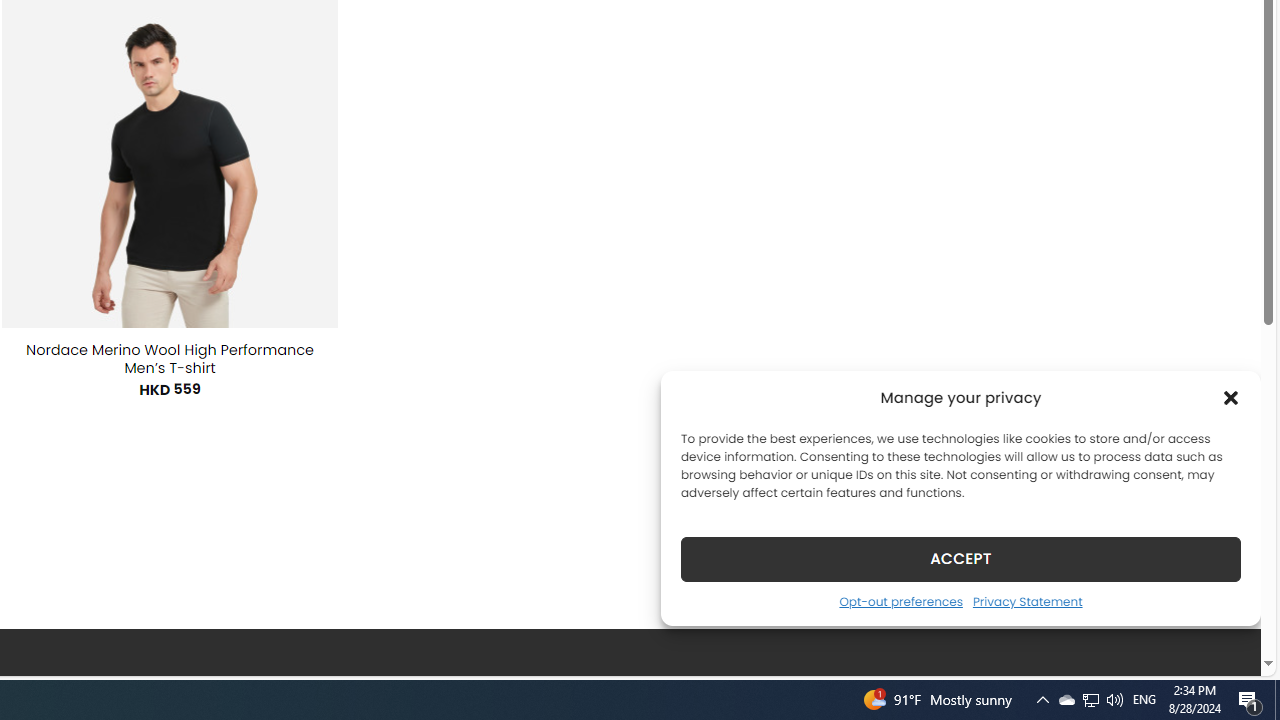 This screenshot has width=1280, height=720. Describe the element at coordinates (1219, 648) in the screenshot. I see `'Go to top'` at that location.